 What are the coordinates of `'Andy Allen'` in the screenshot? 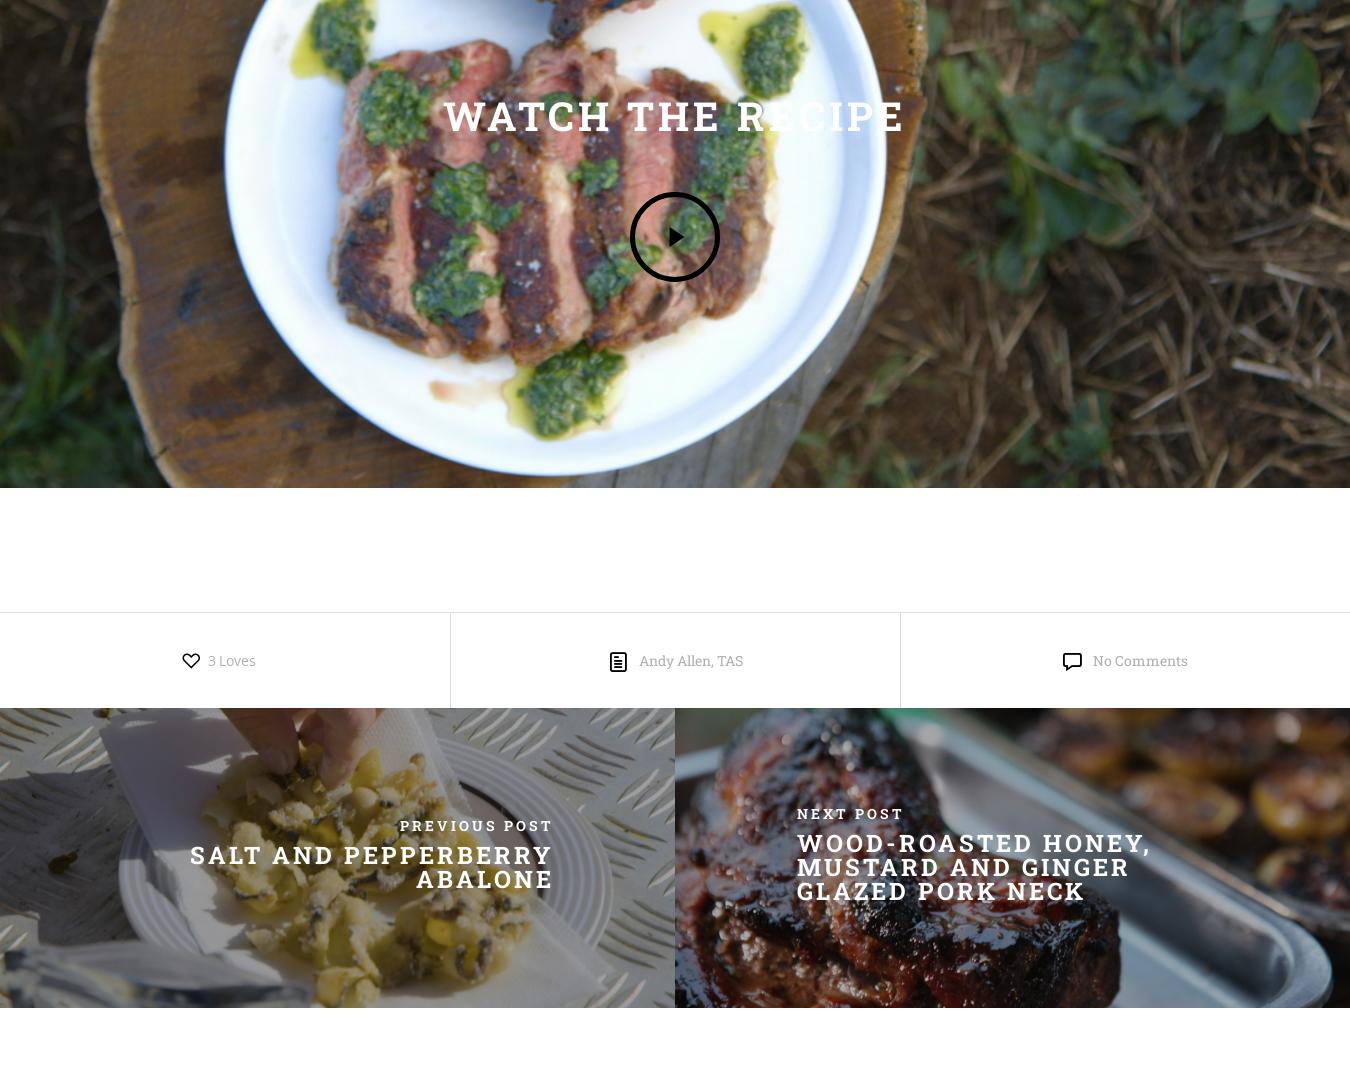 It's located at (674, 659).